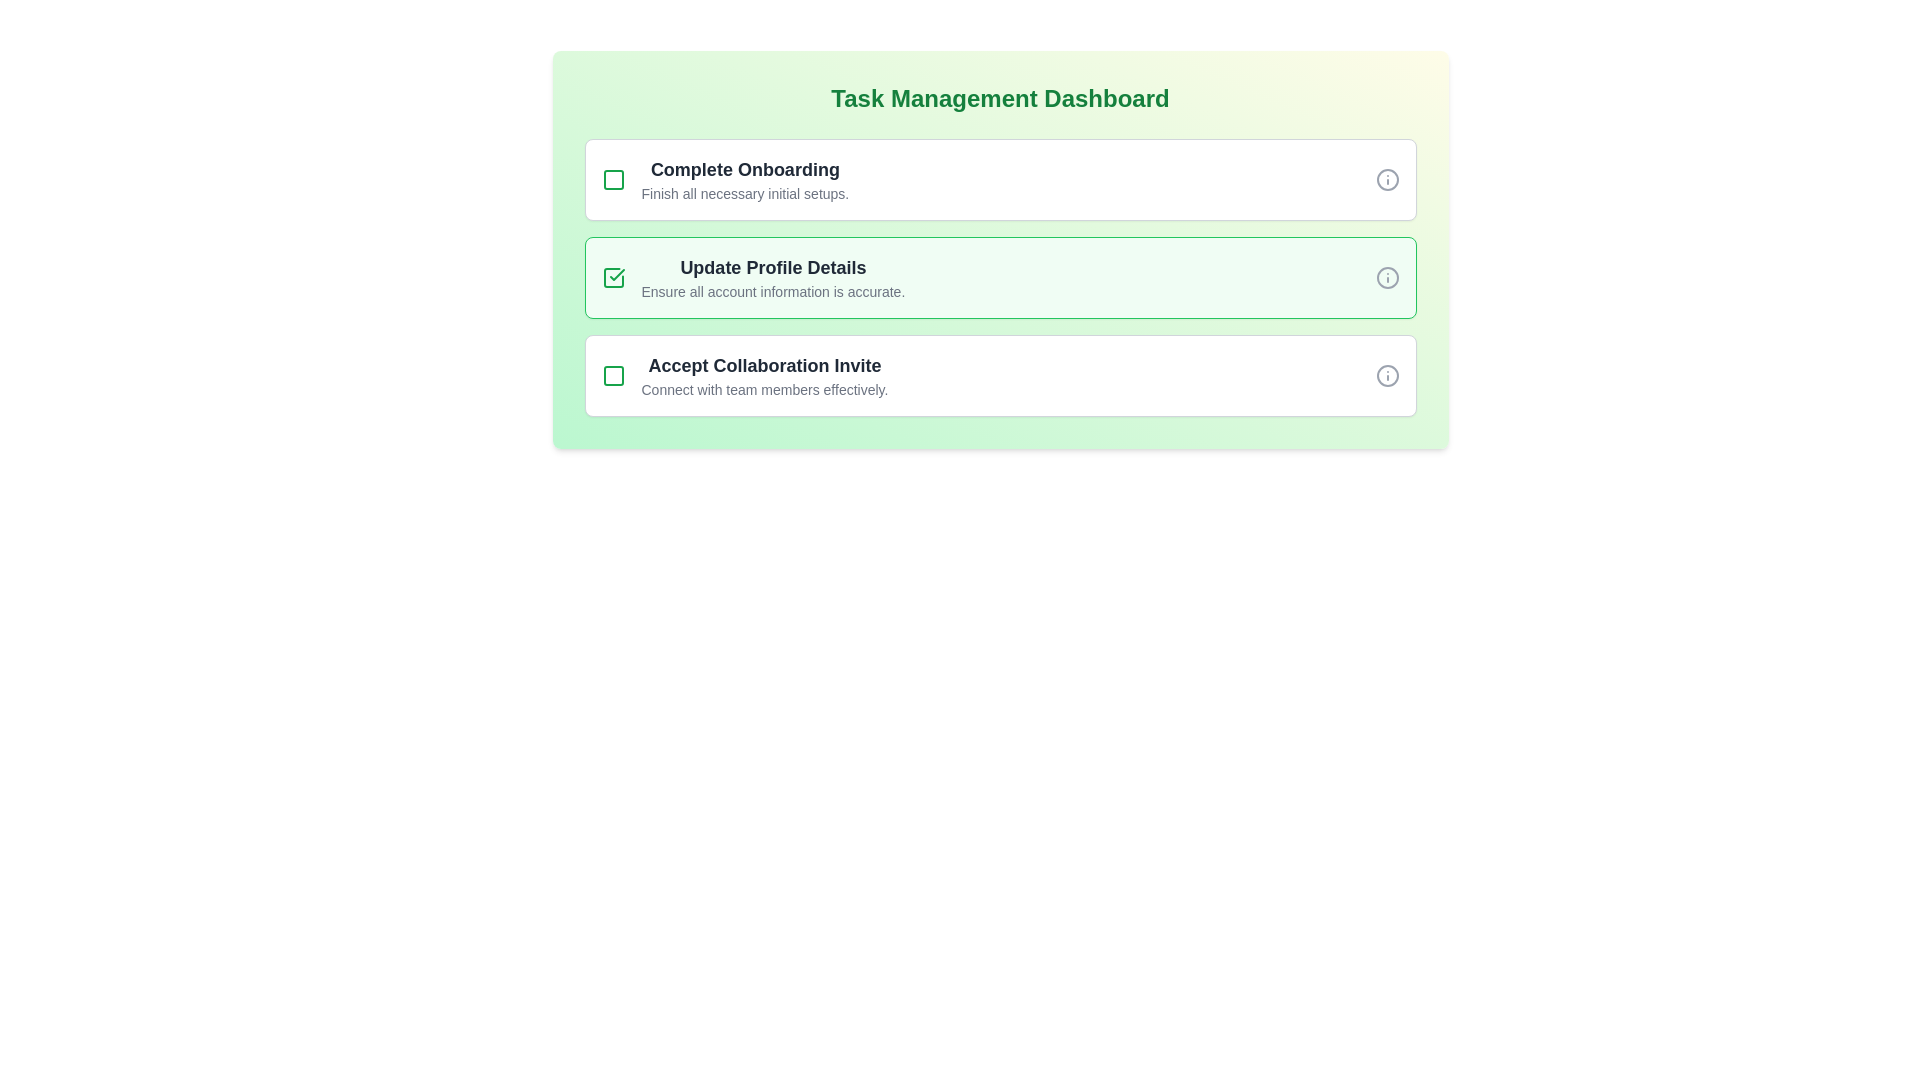 This screenshot has height=1080, width=1920. Describe the element at coordinates (612, 180) in the screenshot. I see `the green-colored square outline of the Indicator box` at that location.